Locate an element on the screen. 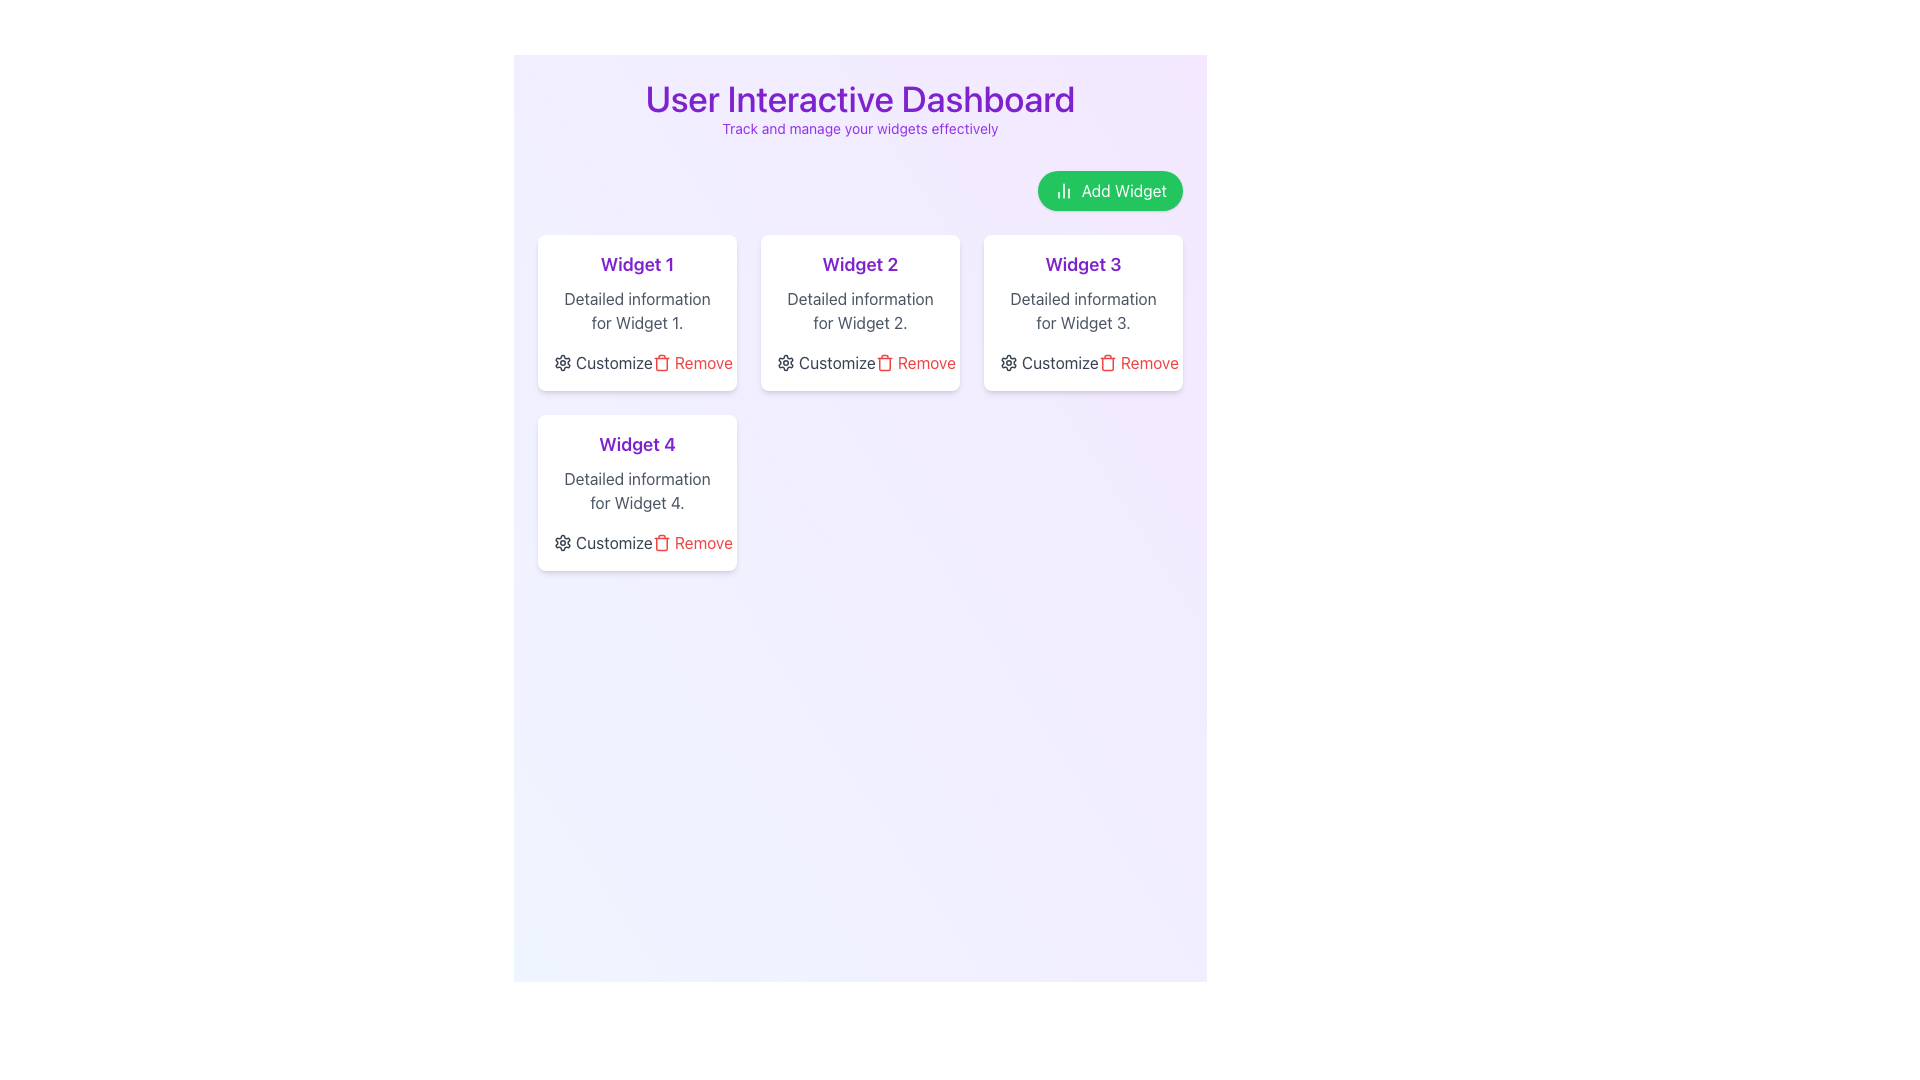 This screenshot has width=1920, height=1080. the Interactive Button Group consisting of 'Customize' and 'Remove' buttons located at the bottom of the card labeled 'Widget 4' is located at coordinates (636, 543).